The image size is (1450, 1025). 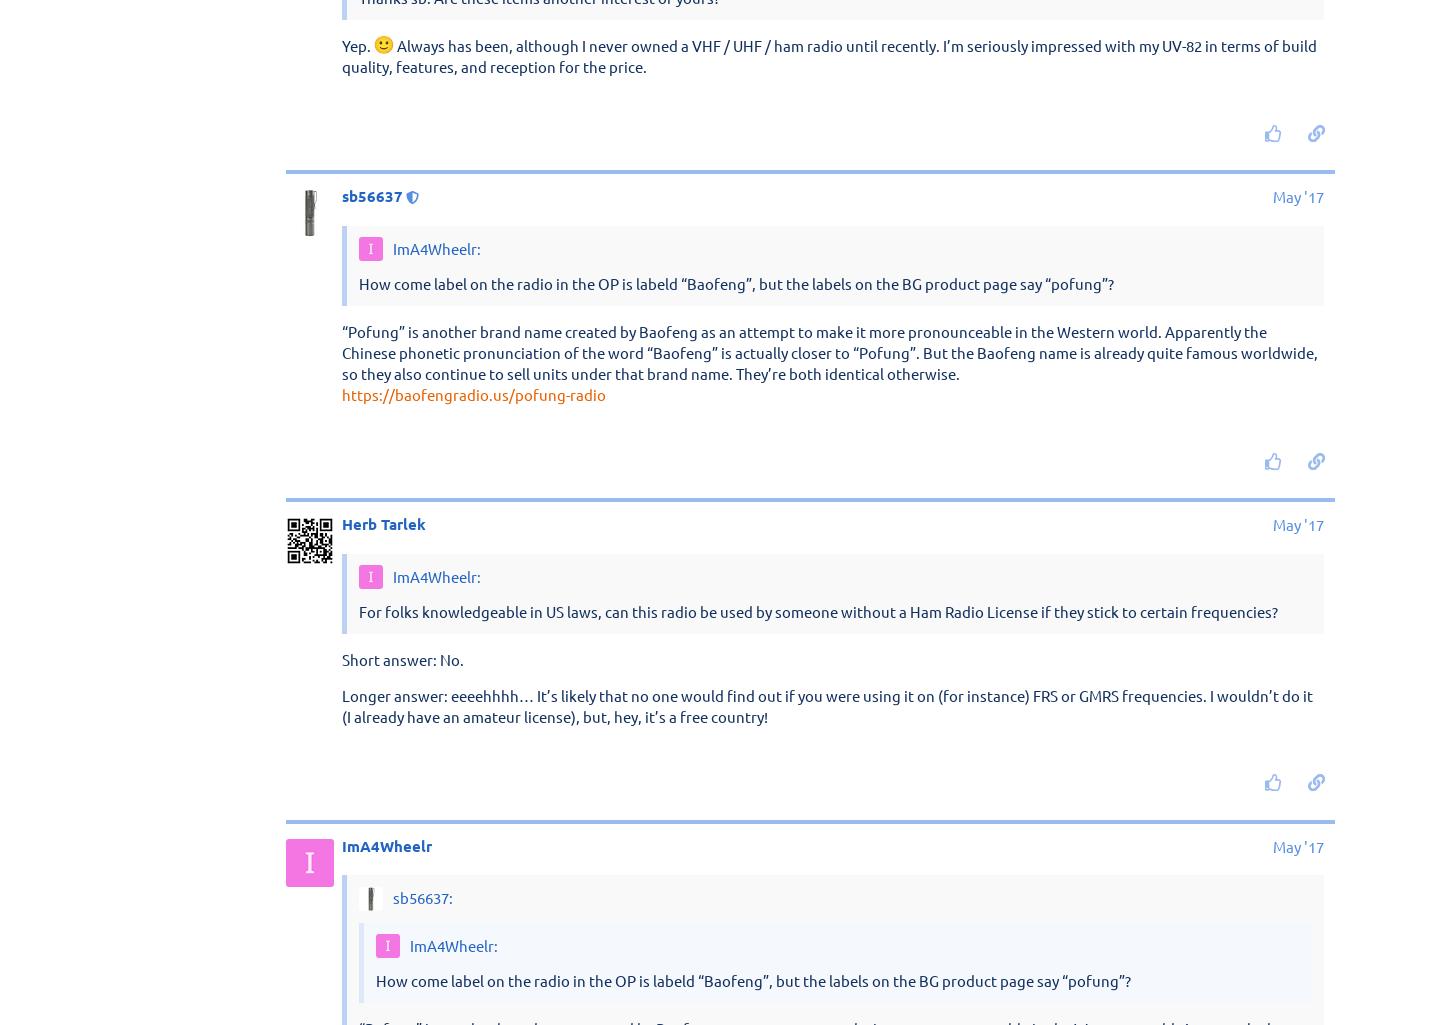 What do you see at coordinates (736, 861) in the screenshot?
I see `'How come label on the radio in the OP is labeld “Baofeng”, but the labels on the BG product page say “pofung”?'` at bounding box center [736, 861].